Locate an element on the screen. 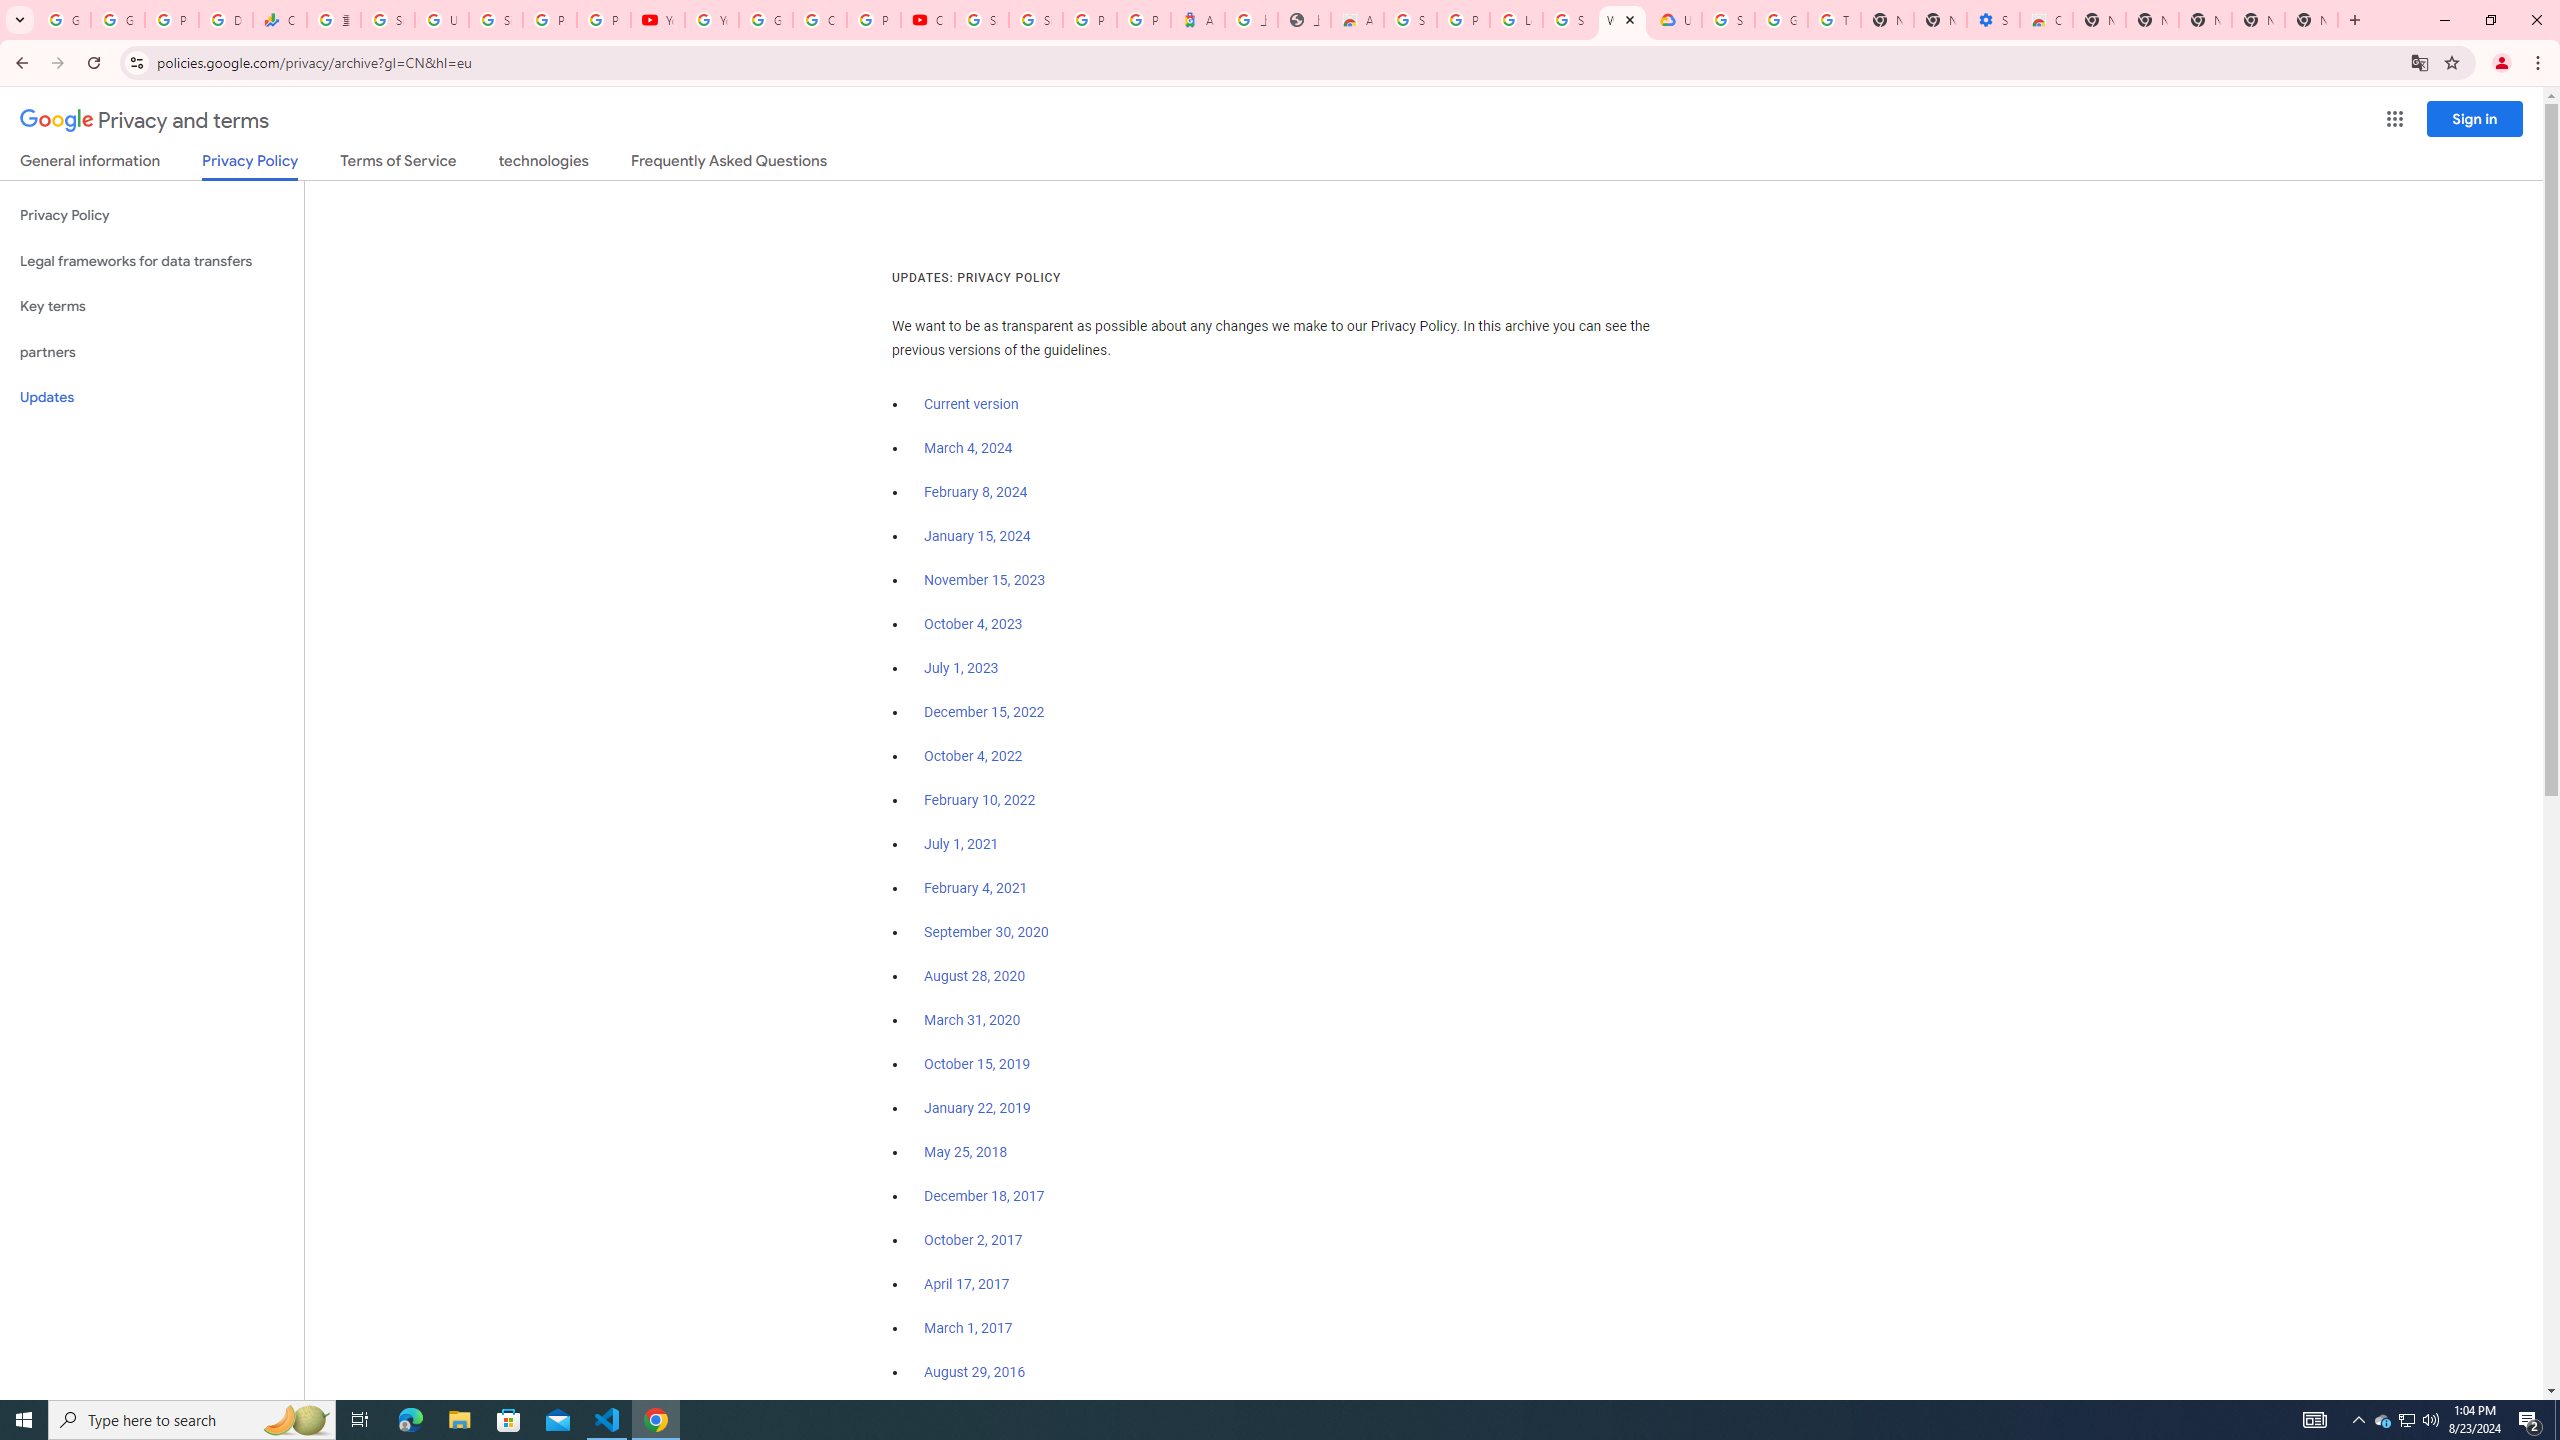 Image resolution: width=2560 pixels, height=1440 pixels. 'Back' is located at coordinates (19, 62).